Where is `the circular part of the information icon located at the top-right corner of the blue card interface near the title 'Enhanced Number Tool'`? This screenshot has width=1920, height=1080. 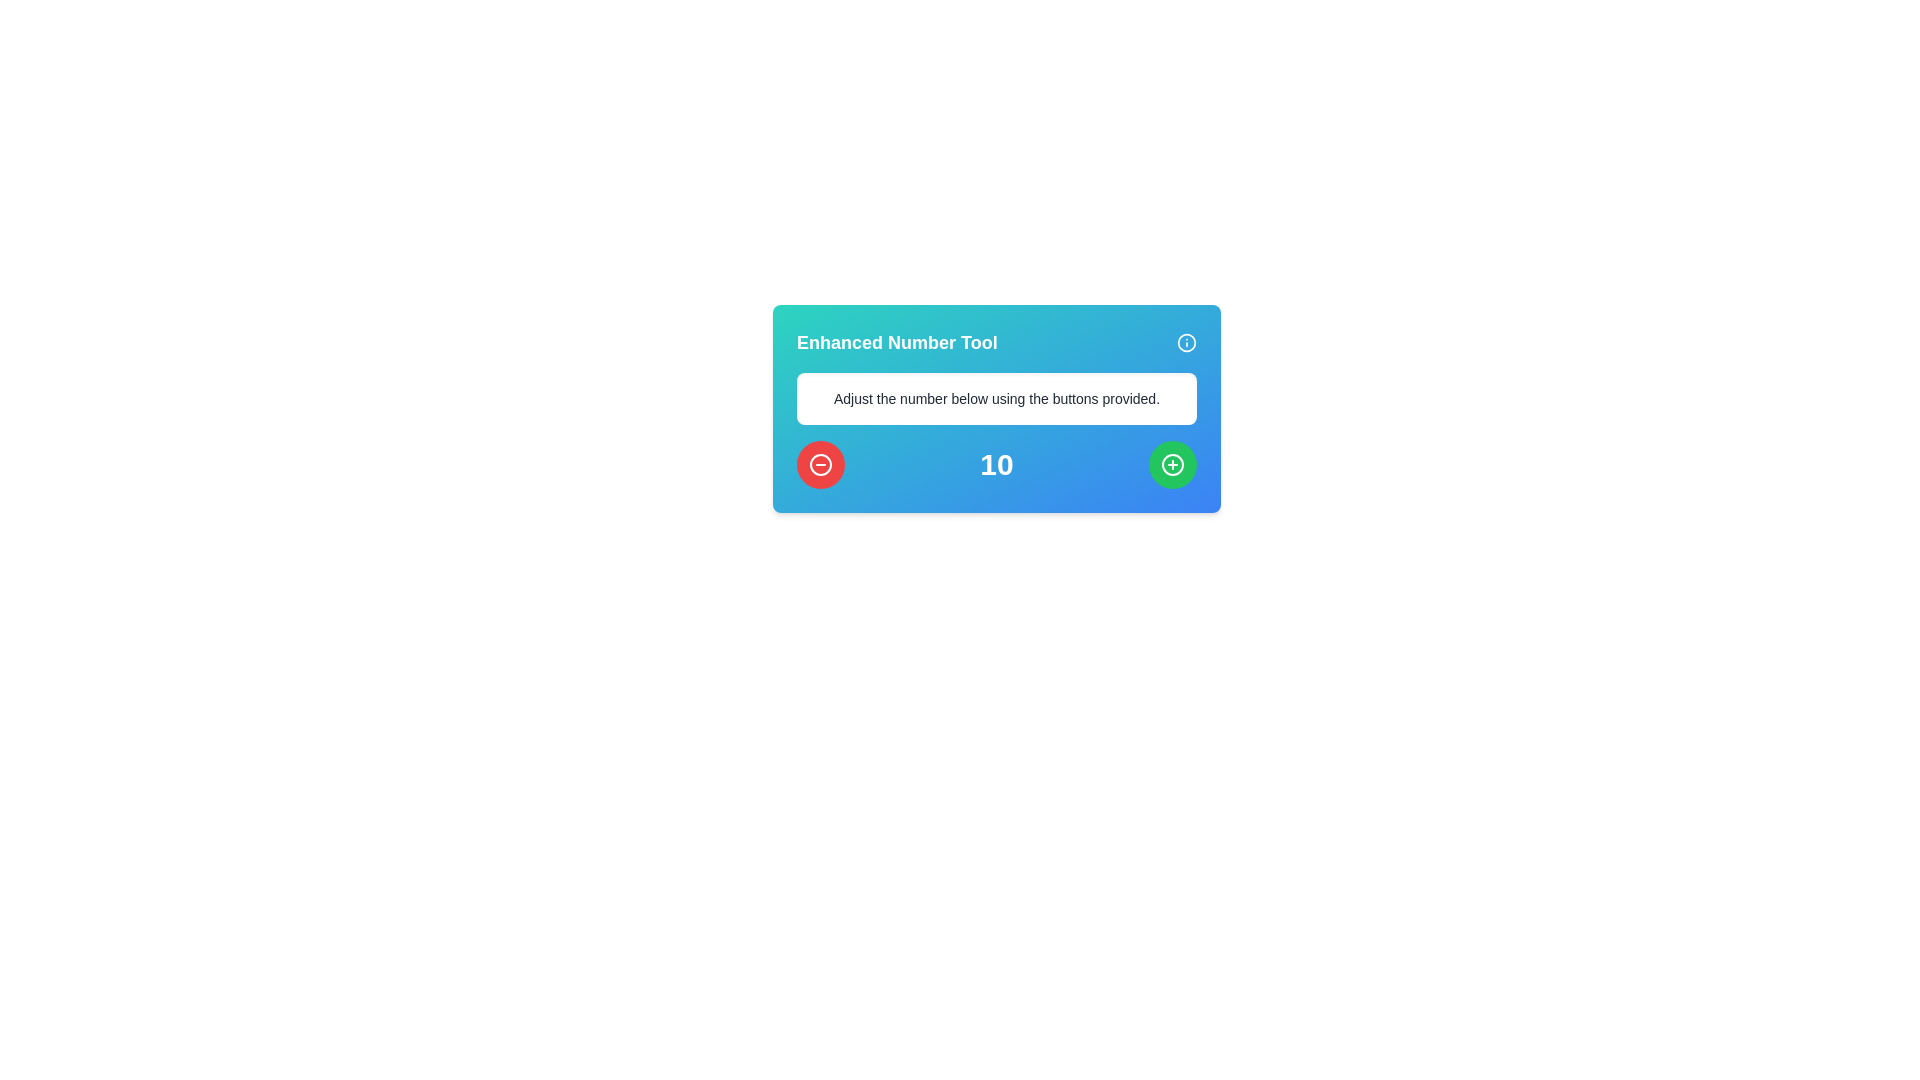 the circular part of the information icon located at the top-right corner of the blue card interface near the title 'Enhanced Number Tool' is located at coordinates (1186, 342).